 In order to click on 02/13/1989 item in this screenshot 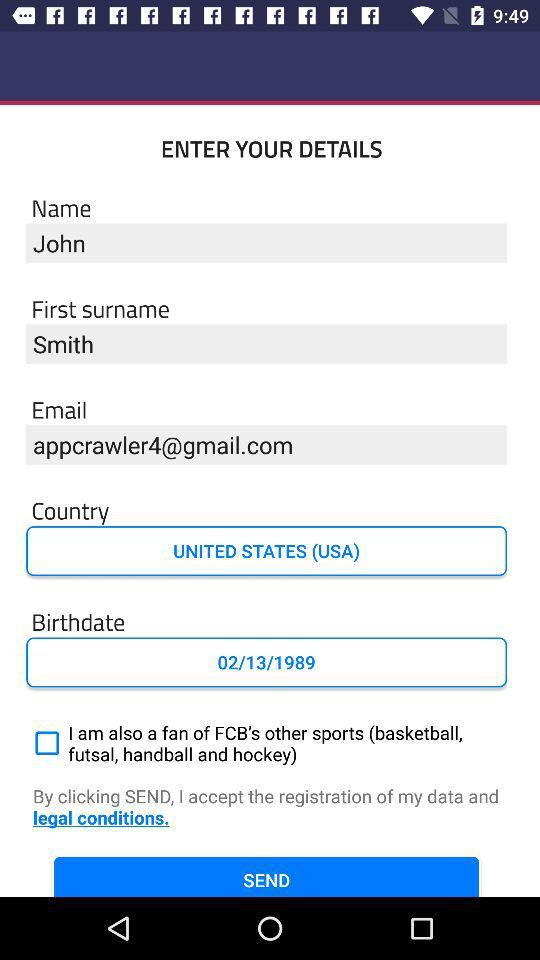, I will do `click(266, 662)`.